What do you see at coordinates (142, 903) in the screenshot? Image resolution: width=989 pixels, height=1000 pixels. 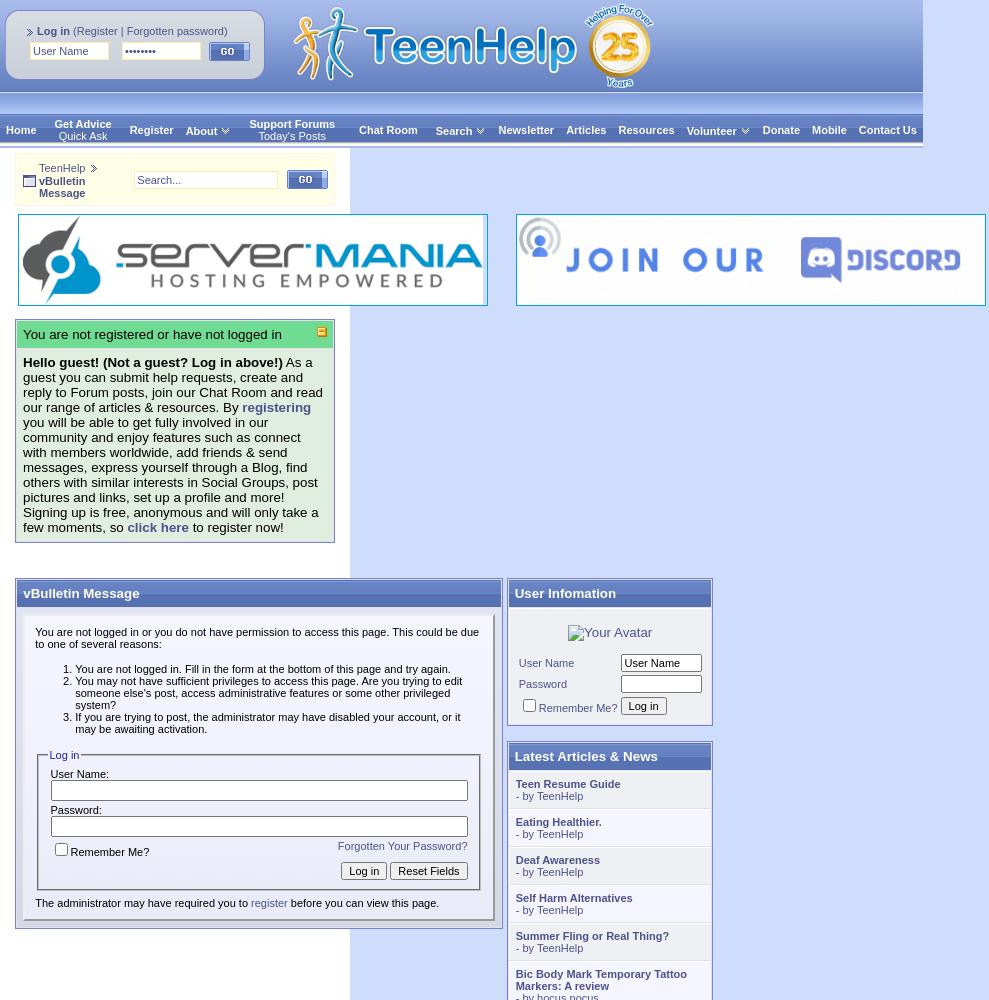 I see `'The administrator may have required you to'` at bounding box center [142, 903].